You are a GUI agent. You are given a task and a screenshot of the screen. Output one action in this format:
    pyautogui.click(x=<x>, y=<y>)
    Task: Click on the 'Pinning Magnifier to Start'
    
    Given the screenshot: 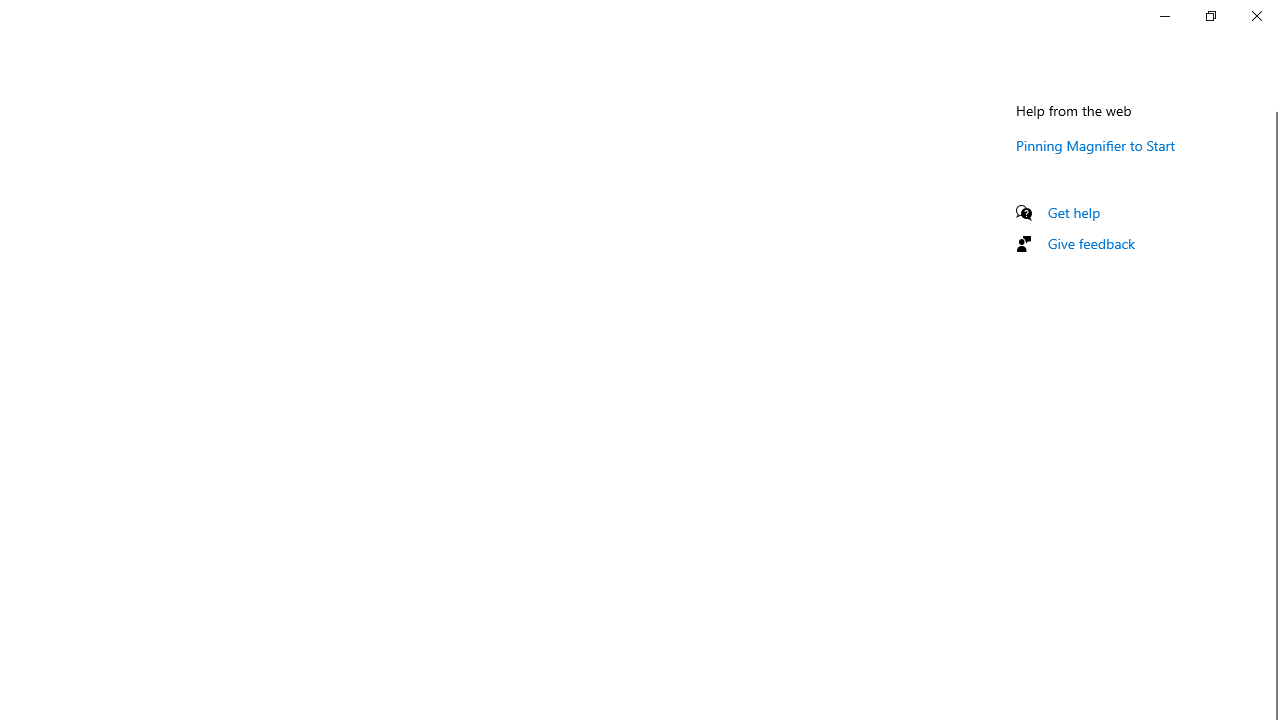 What is the action you would take?
    pyautogui.click(x=1095, y=144)
    